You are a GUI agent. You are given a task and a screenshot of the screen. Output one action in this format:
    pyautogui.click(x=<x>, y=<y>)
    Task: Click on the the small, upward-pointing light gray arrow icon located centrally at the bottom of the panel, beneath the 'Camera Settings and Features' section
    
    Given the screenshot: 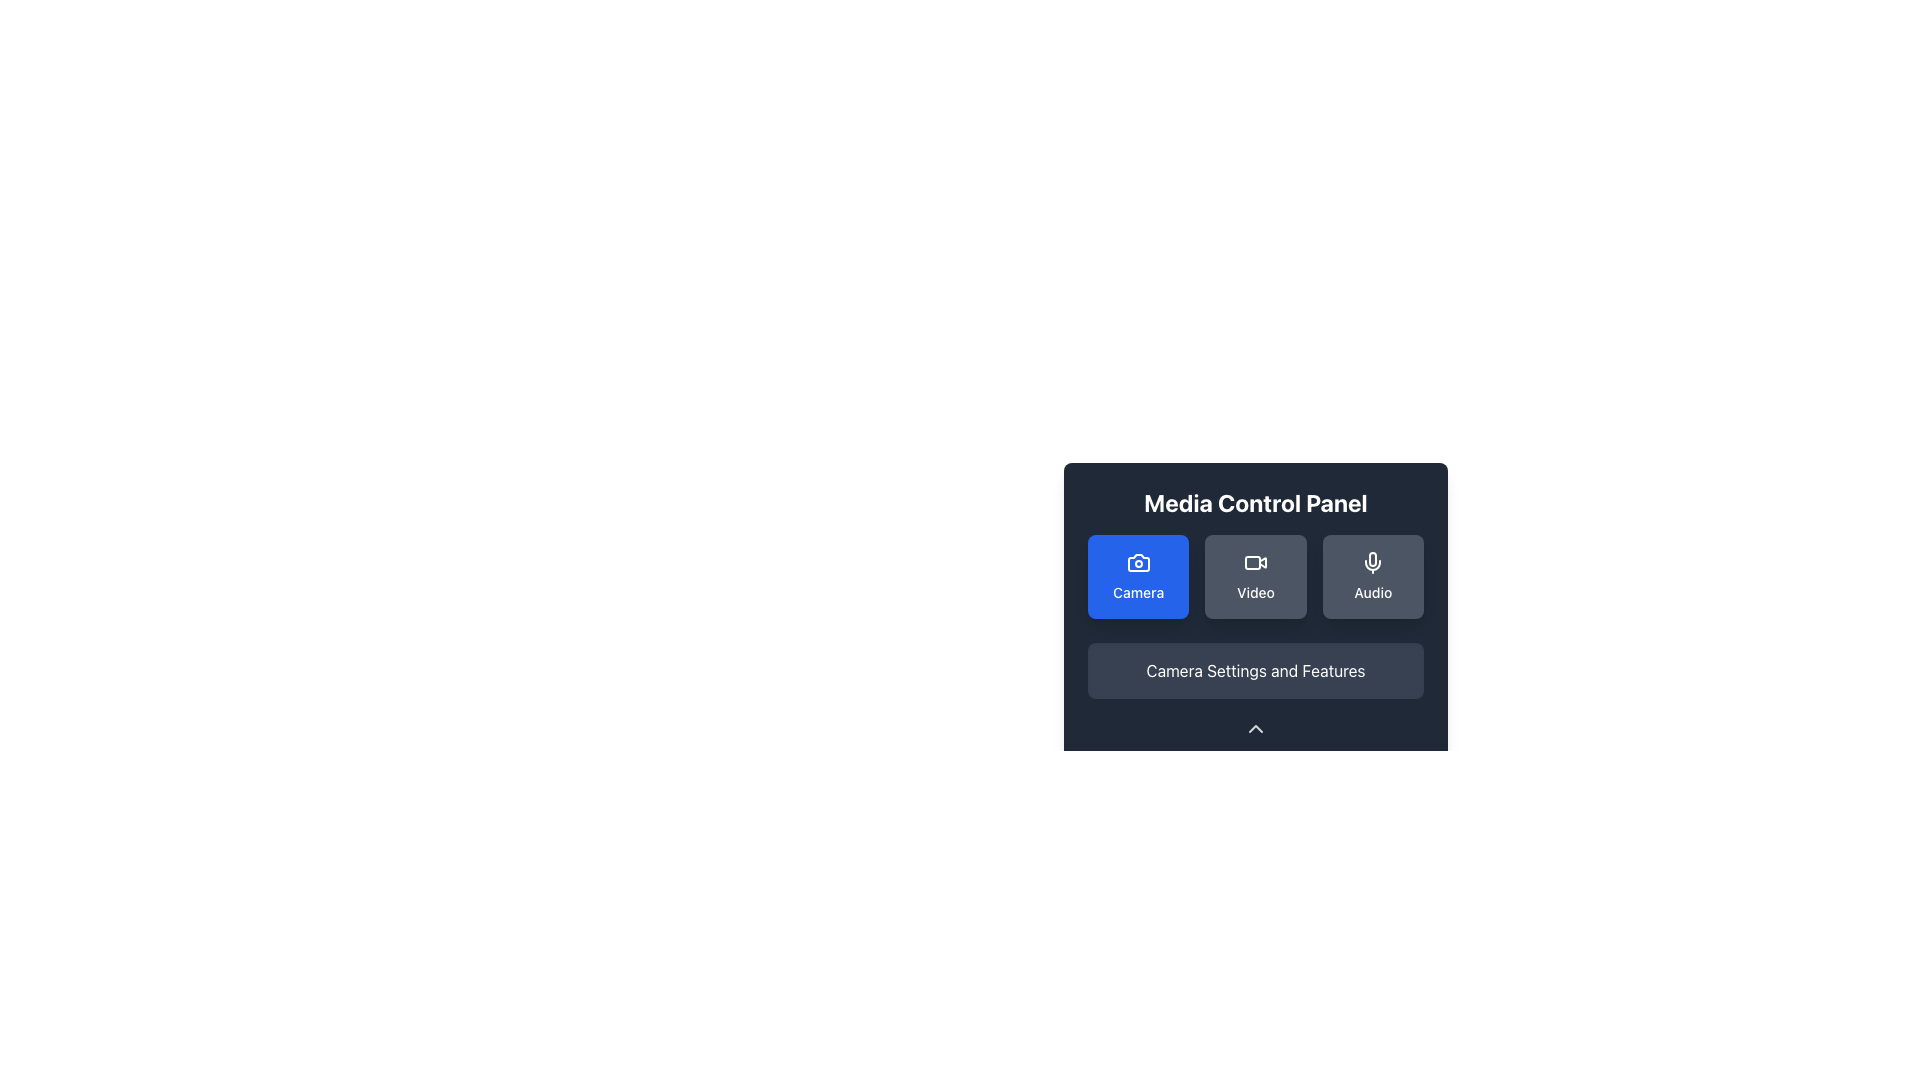 What is the action you would take?
    pyautogui.click(x=1255, y=733)
    